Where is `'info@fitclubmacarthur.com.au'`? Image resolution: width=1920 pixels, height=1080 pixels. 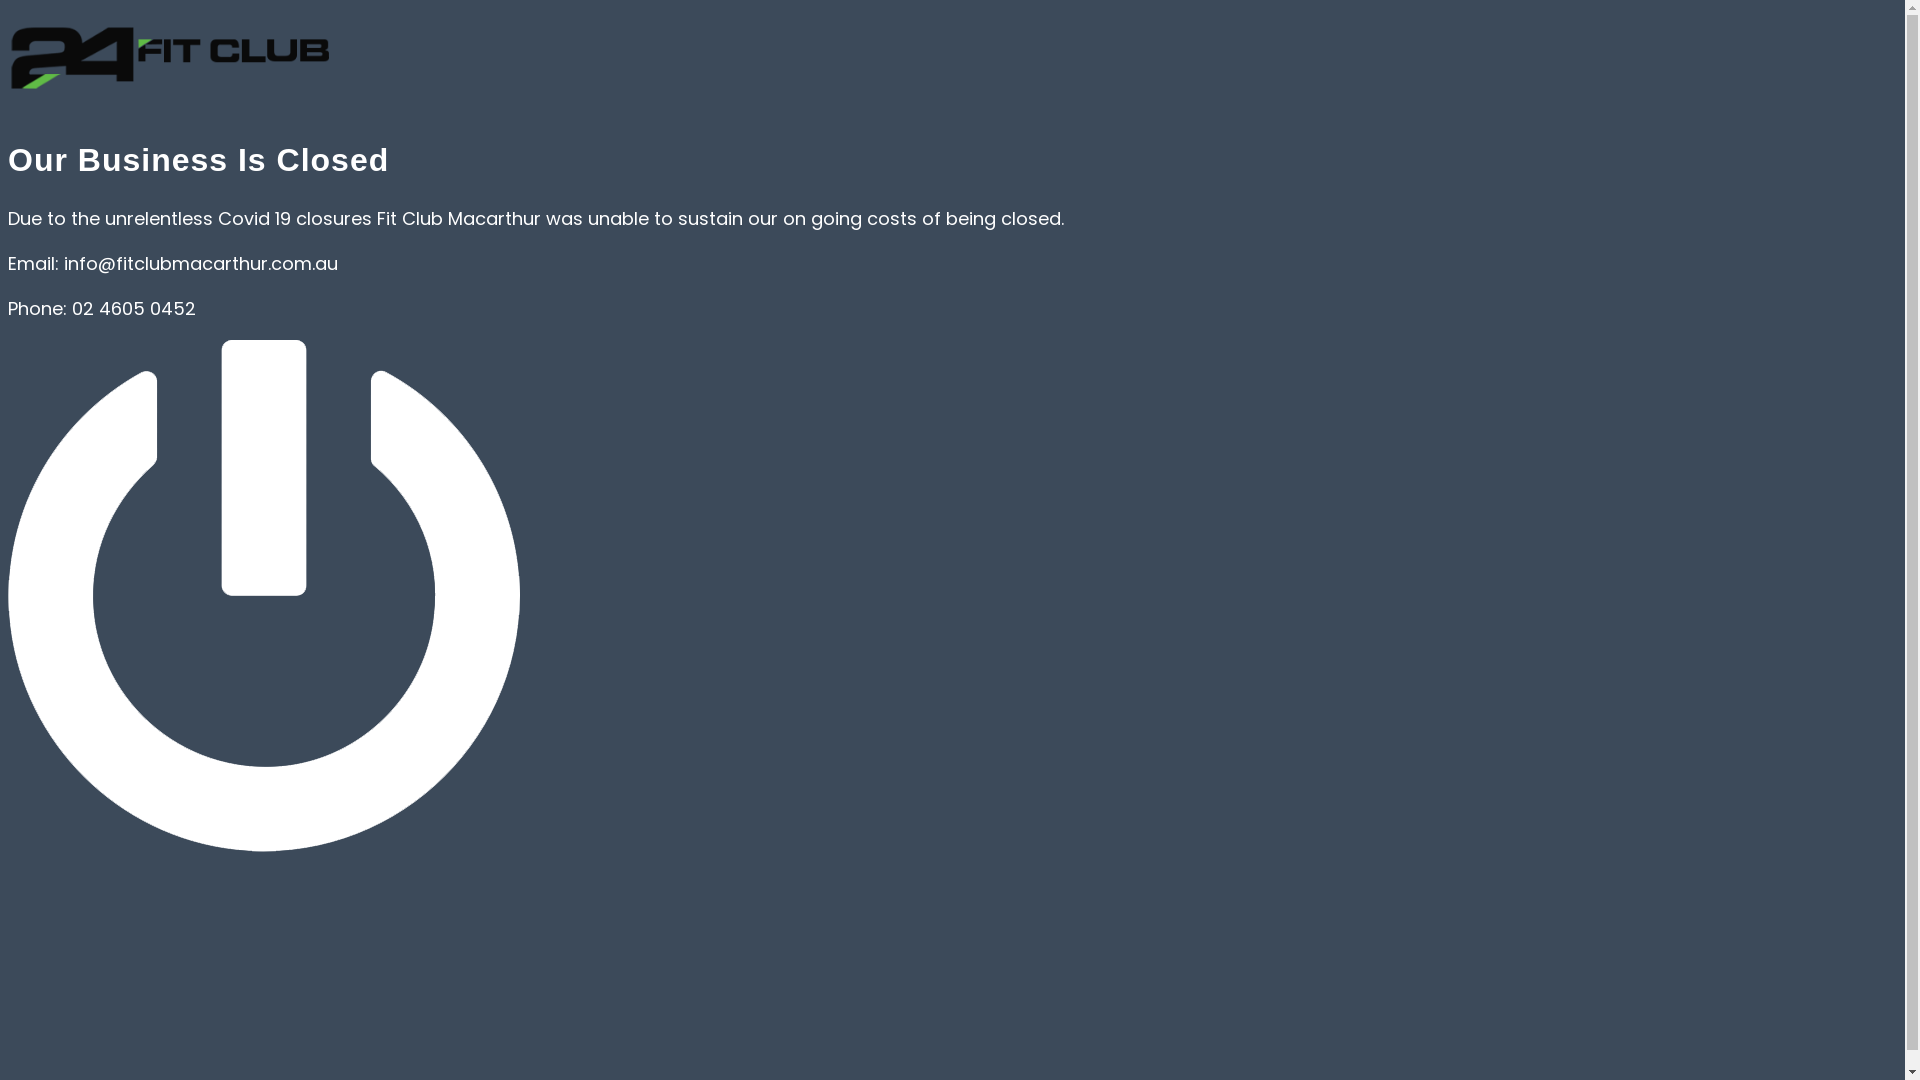 'info@fitclubmacarthur.com.au' is located at coordinates (201, 262).